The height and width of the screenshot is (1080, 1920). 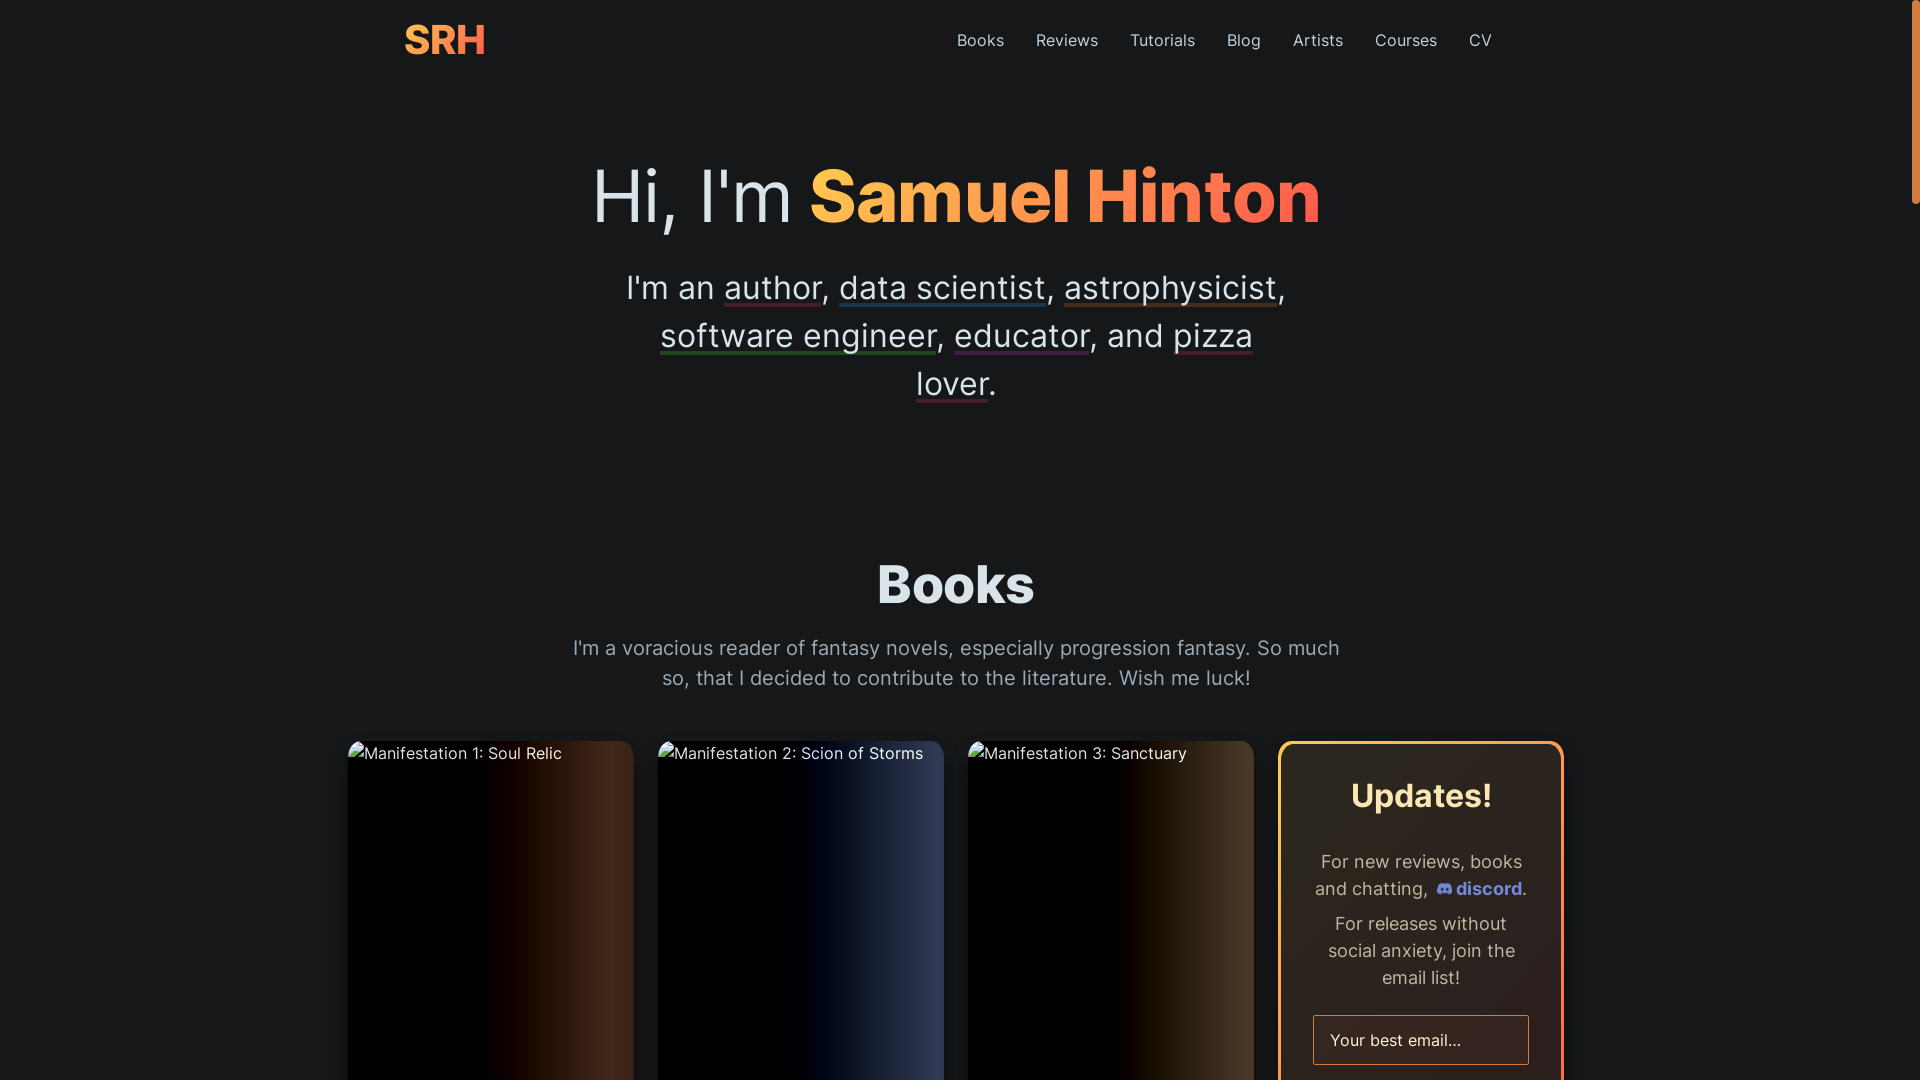 I want to click on 'SRH', so click(x=402, y=39).